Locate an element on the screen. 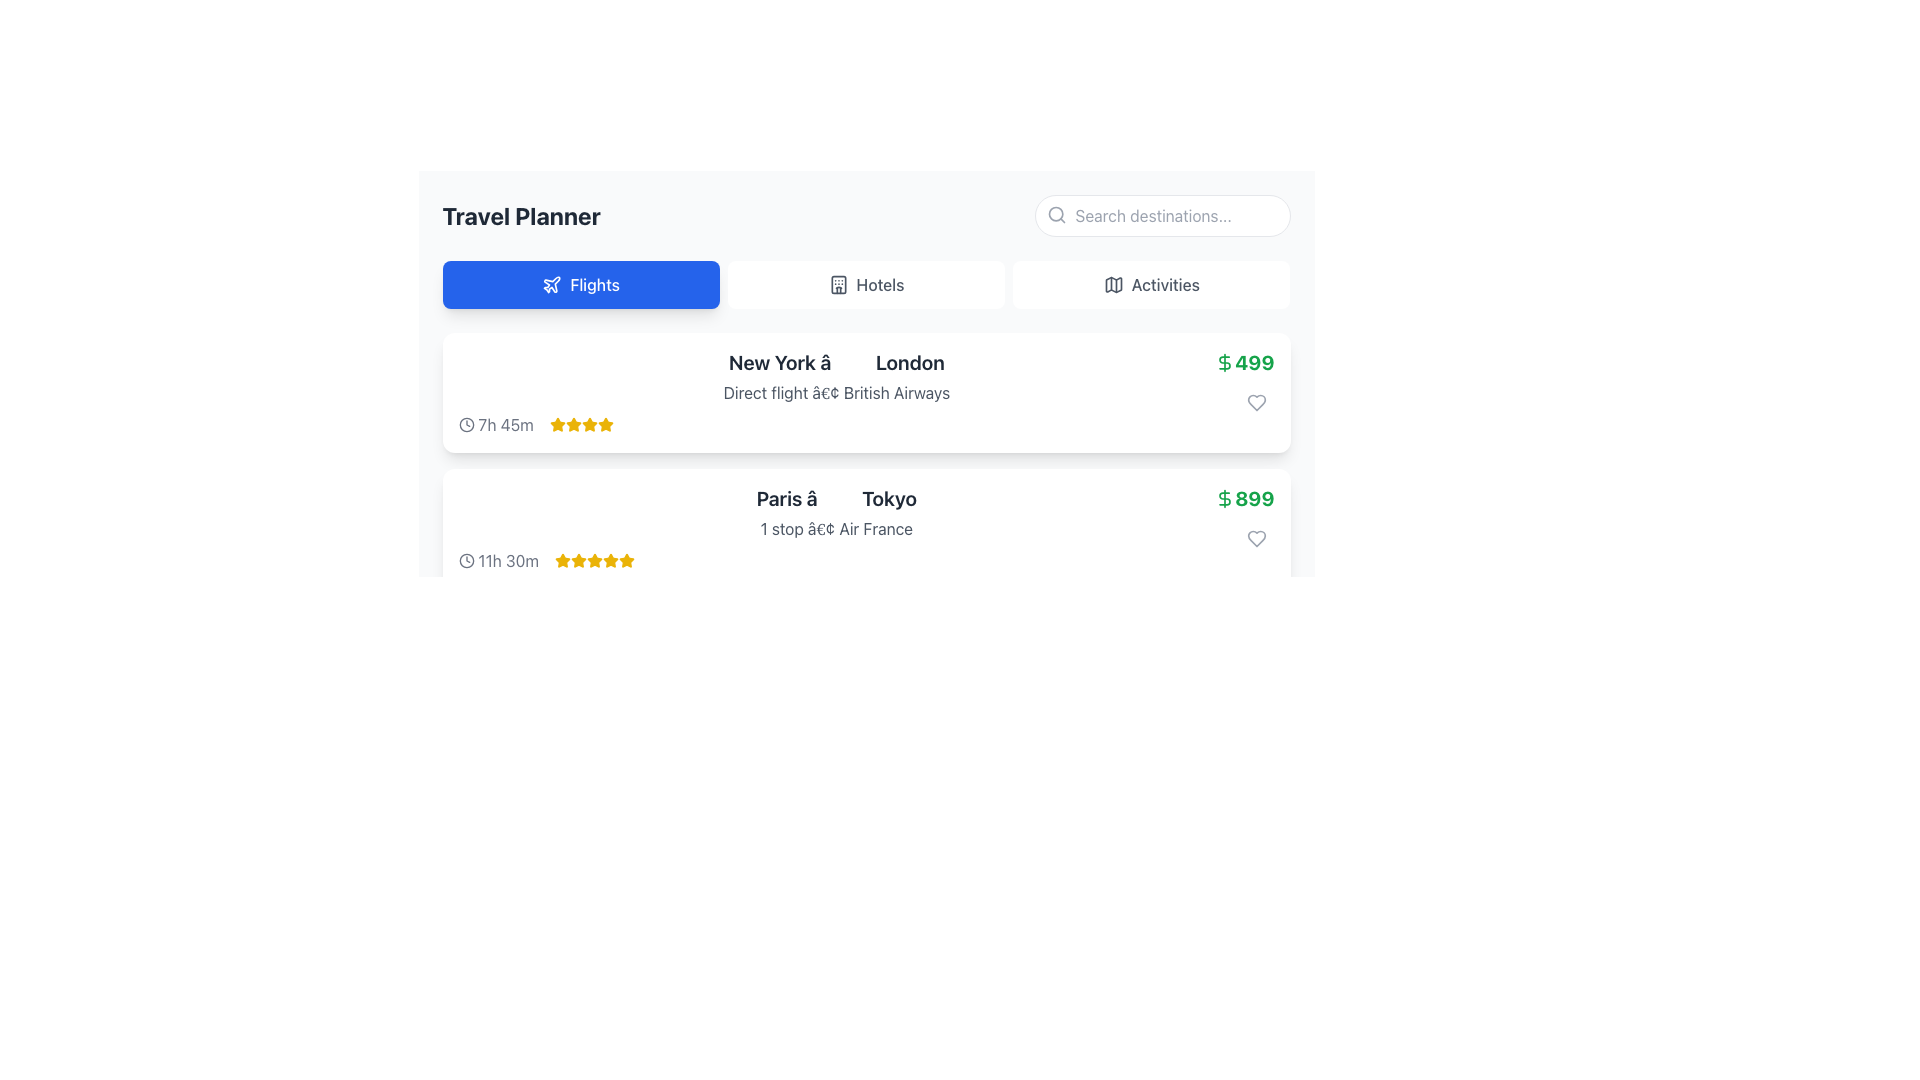 Image resolution: width=1920 pixels, height=1080 pixels. the fifth star-shaped icon in the row of rating icons, which is yellow and represents the highest rating next to the duration indicator in the 'Flights' tab of the 'Travel Planner' section is located at coordinates (604, 423).